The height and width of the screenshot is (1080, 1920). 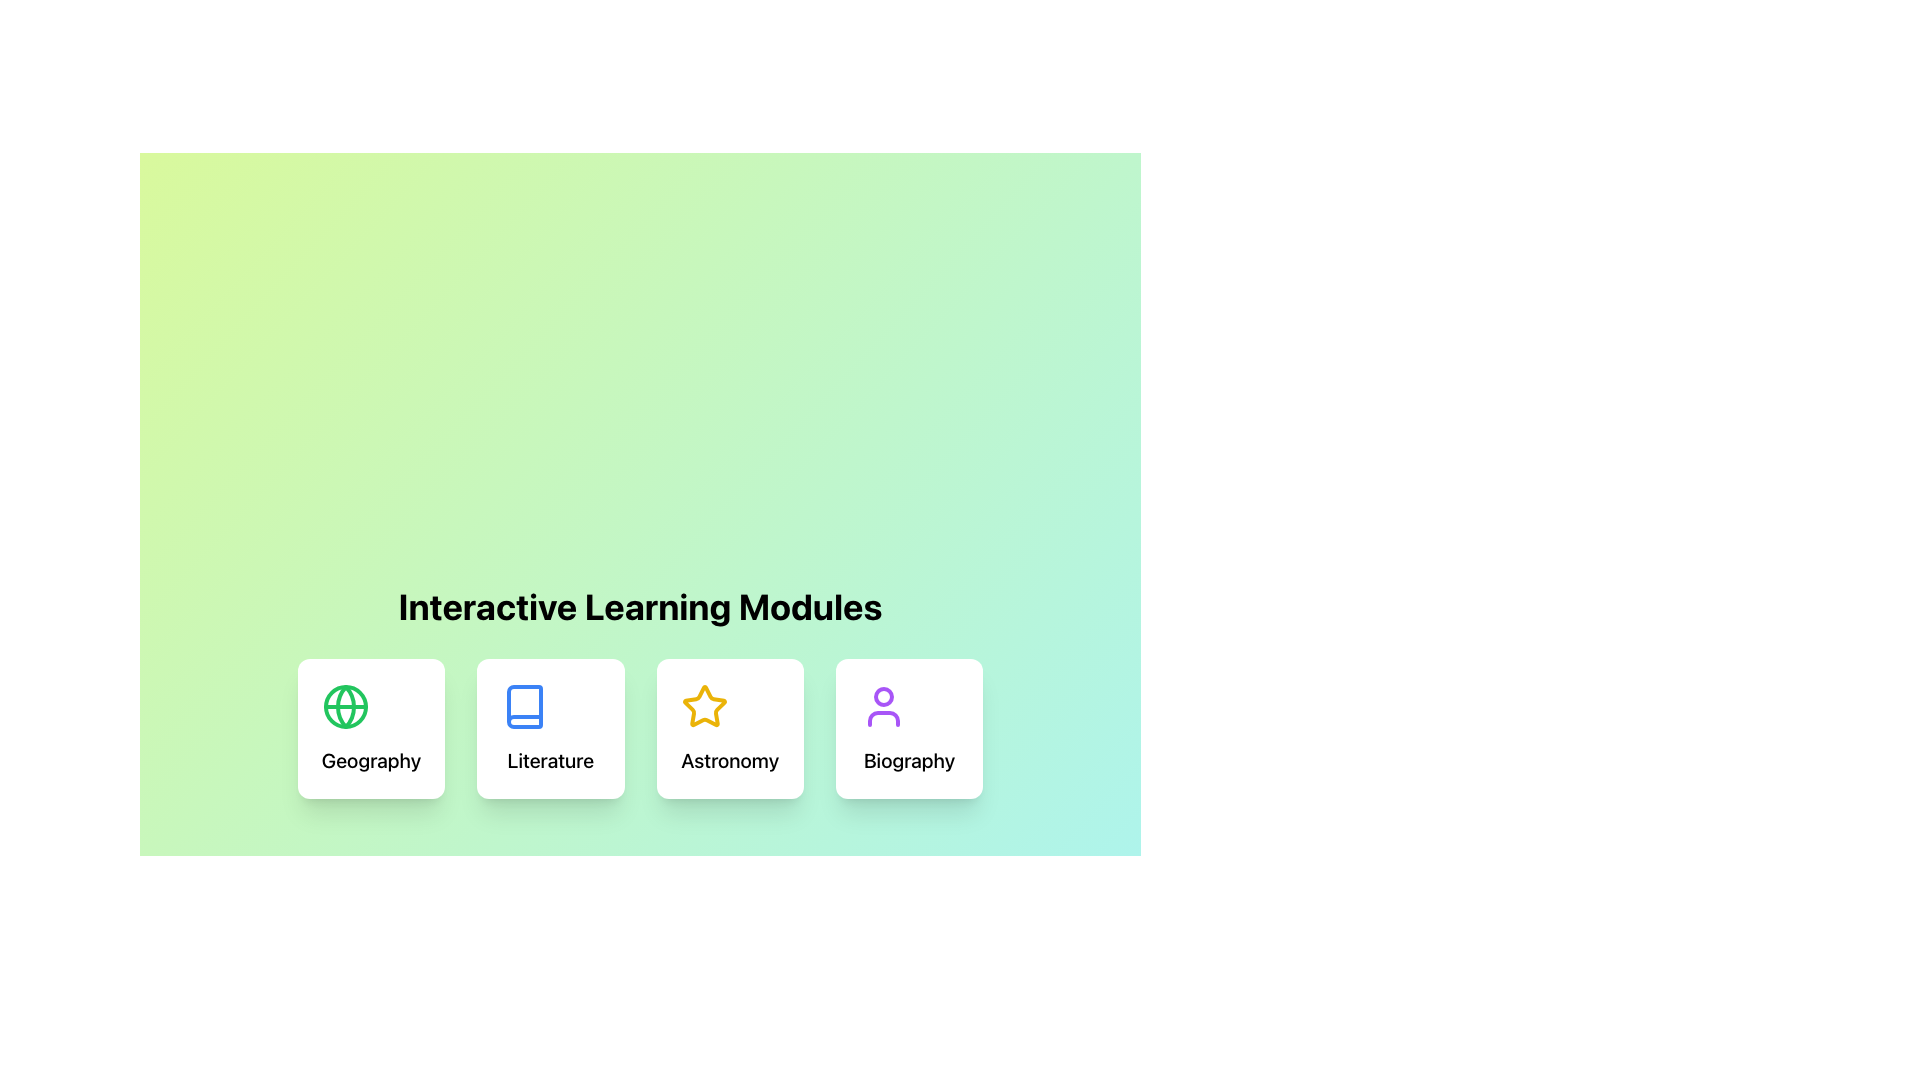 I want to click on the Interactive Card labeled 'Biography', so click(x=908, y=729).